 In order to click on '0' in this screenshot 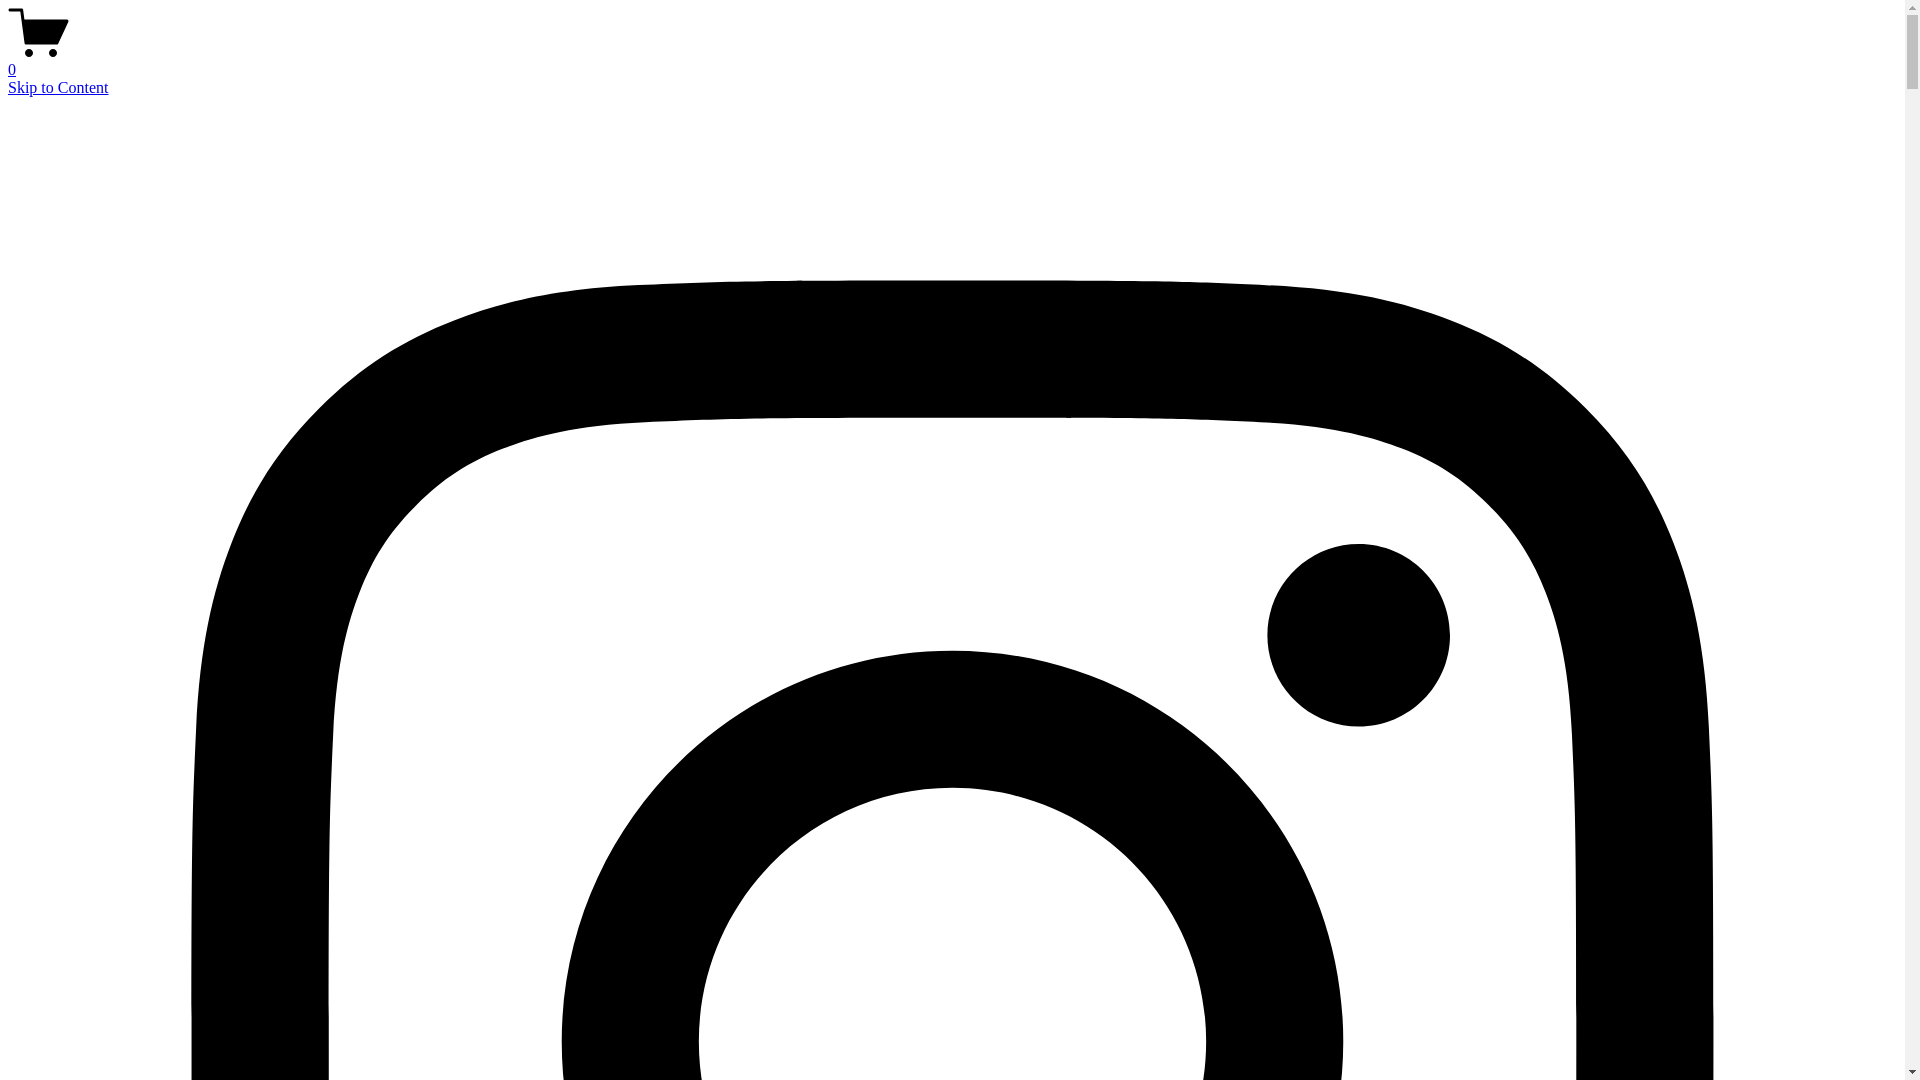, I will do `click(8, 60)`.